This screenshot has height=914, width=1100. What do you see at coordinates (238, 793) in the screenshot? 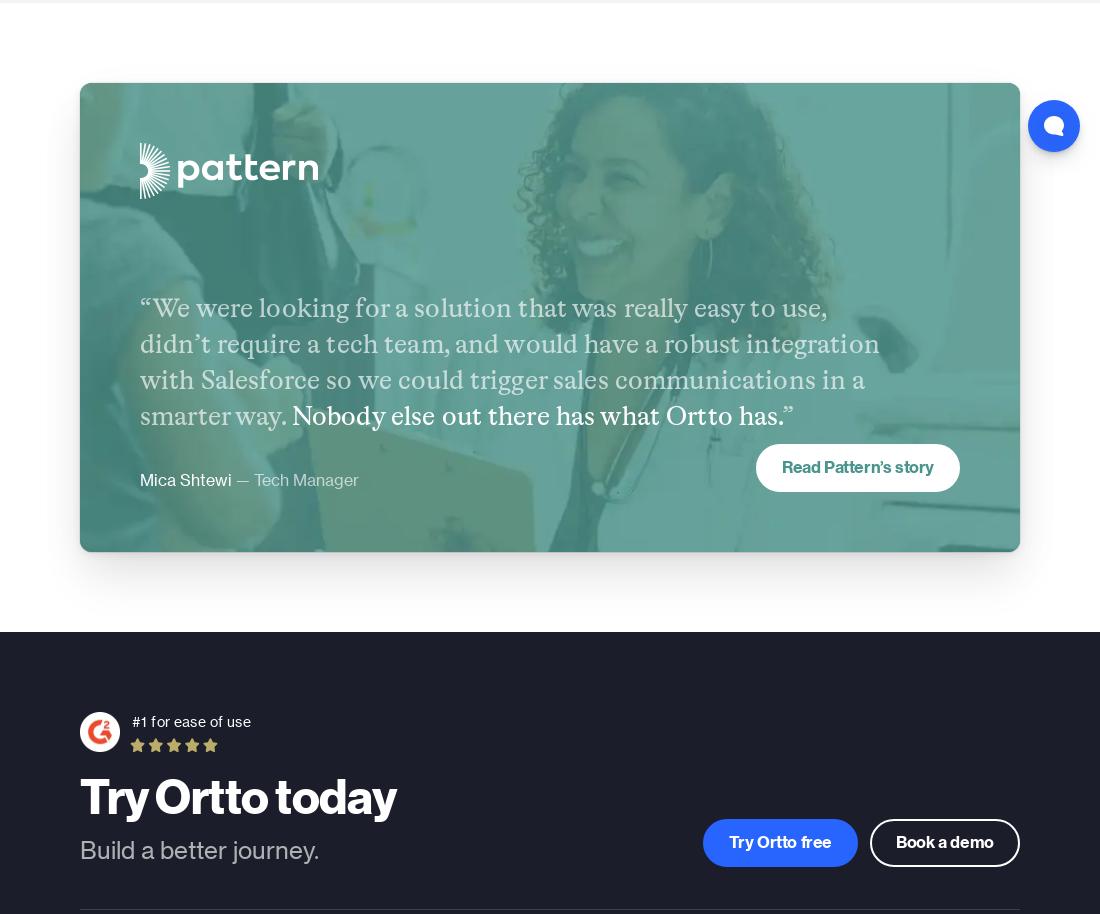
I see `'Try Ortto today'` at bounding box center [238, 793].